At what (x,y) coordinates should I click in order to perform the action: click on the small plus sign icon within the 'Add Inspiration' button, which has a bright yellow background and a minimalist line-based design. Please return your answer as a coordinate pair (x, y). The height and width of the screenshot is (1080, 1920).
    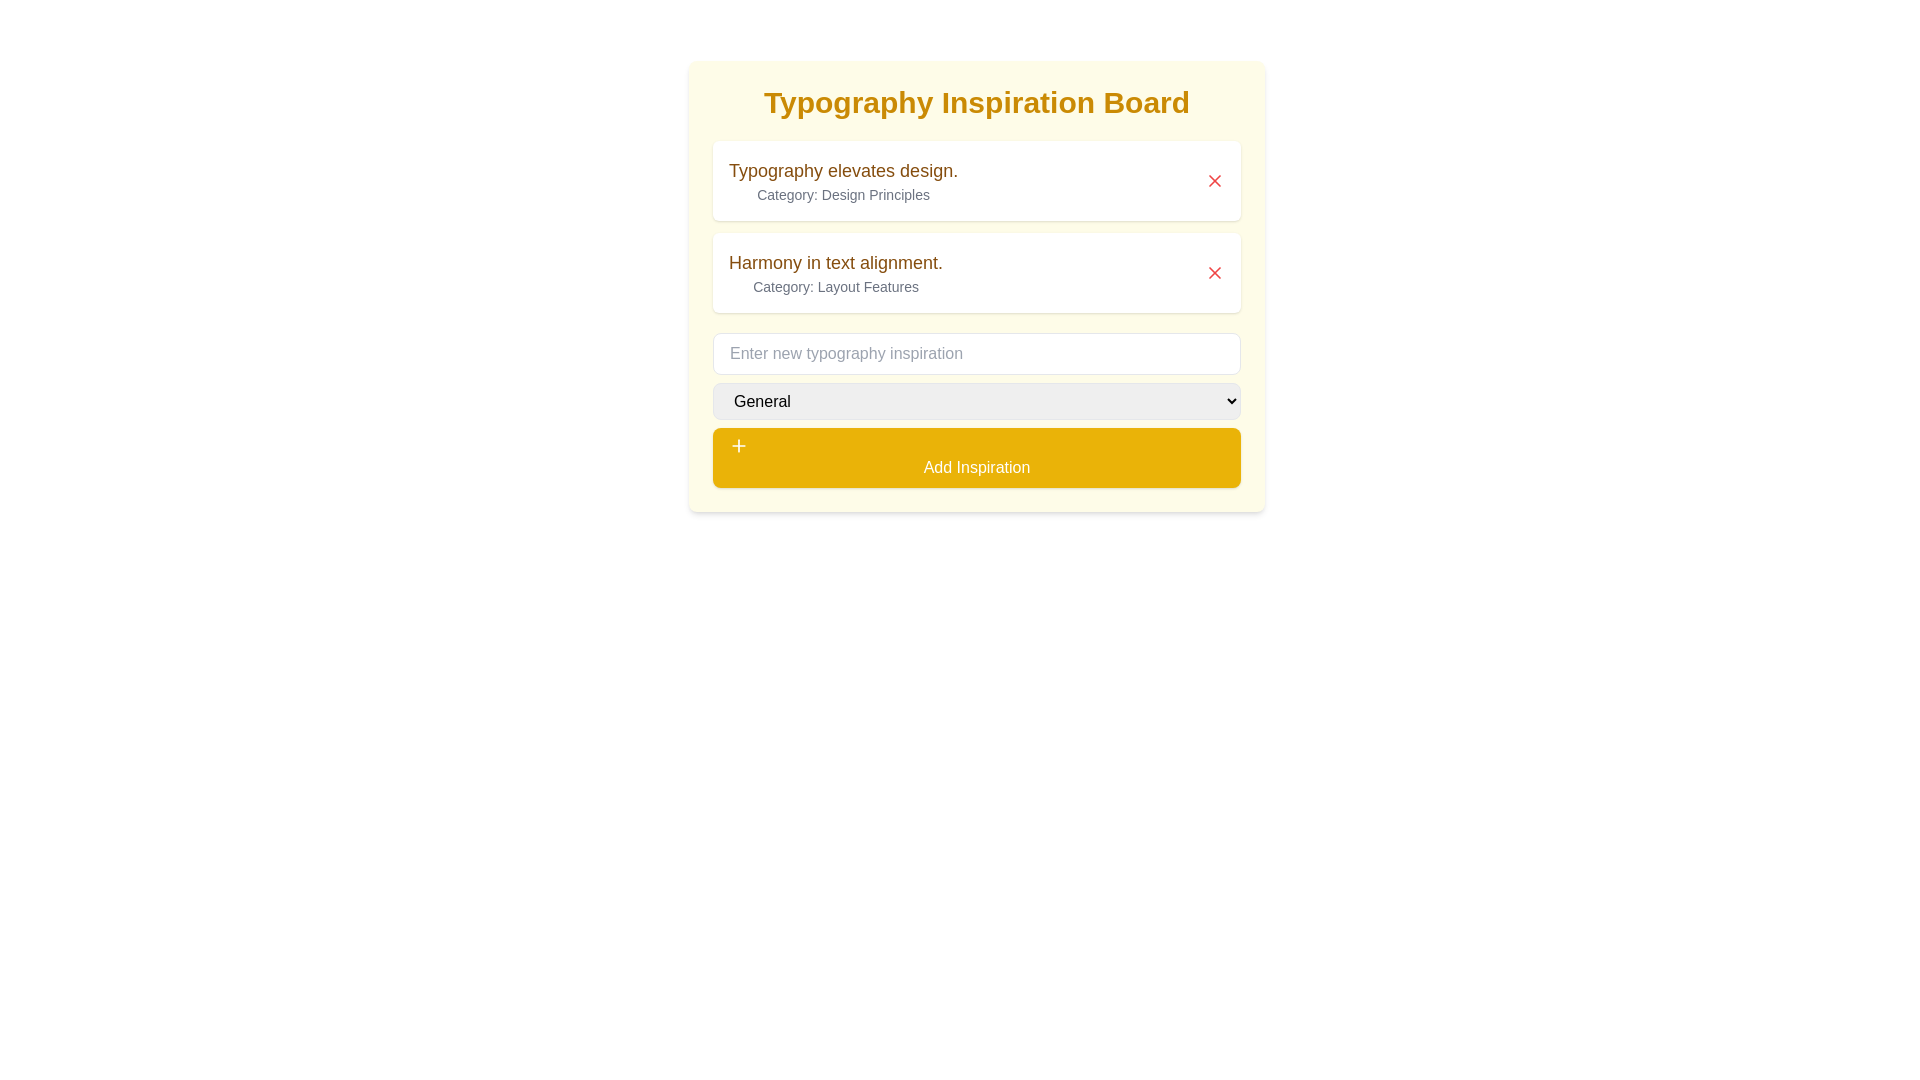
    Looking at the image, I should click on (738, 445).